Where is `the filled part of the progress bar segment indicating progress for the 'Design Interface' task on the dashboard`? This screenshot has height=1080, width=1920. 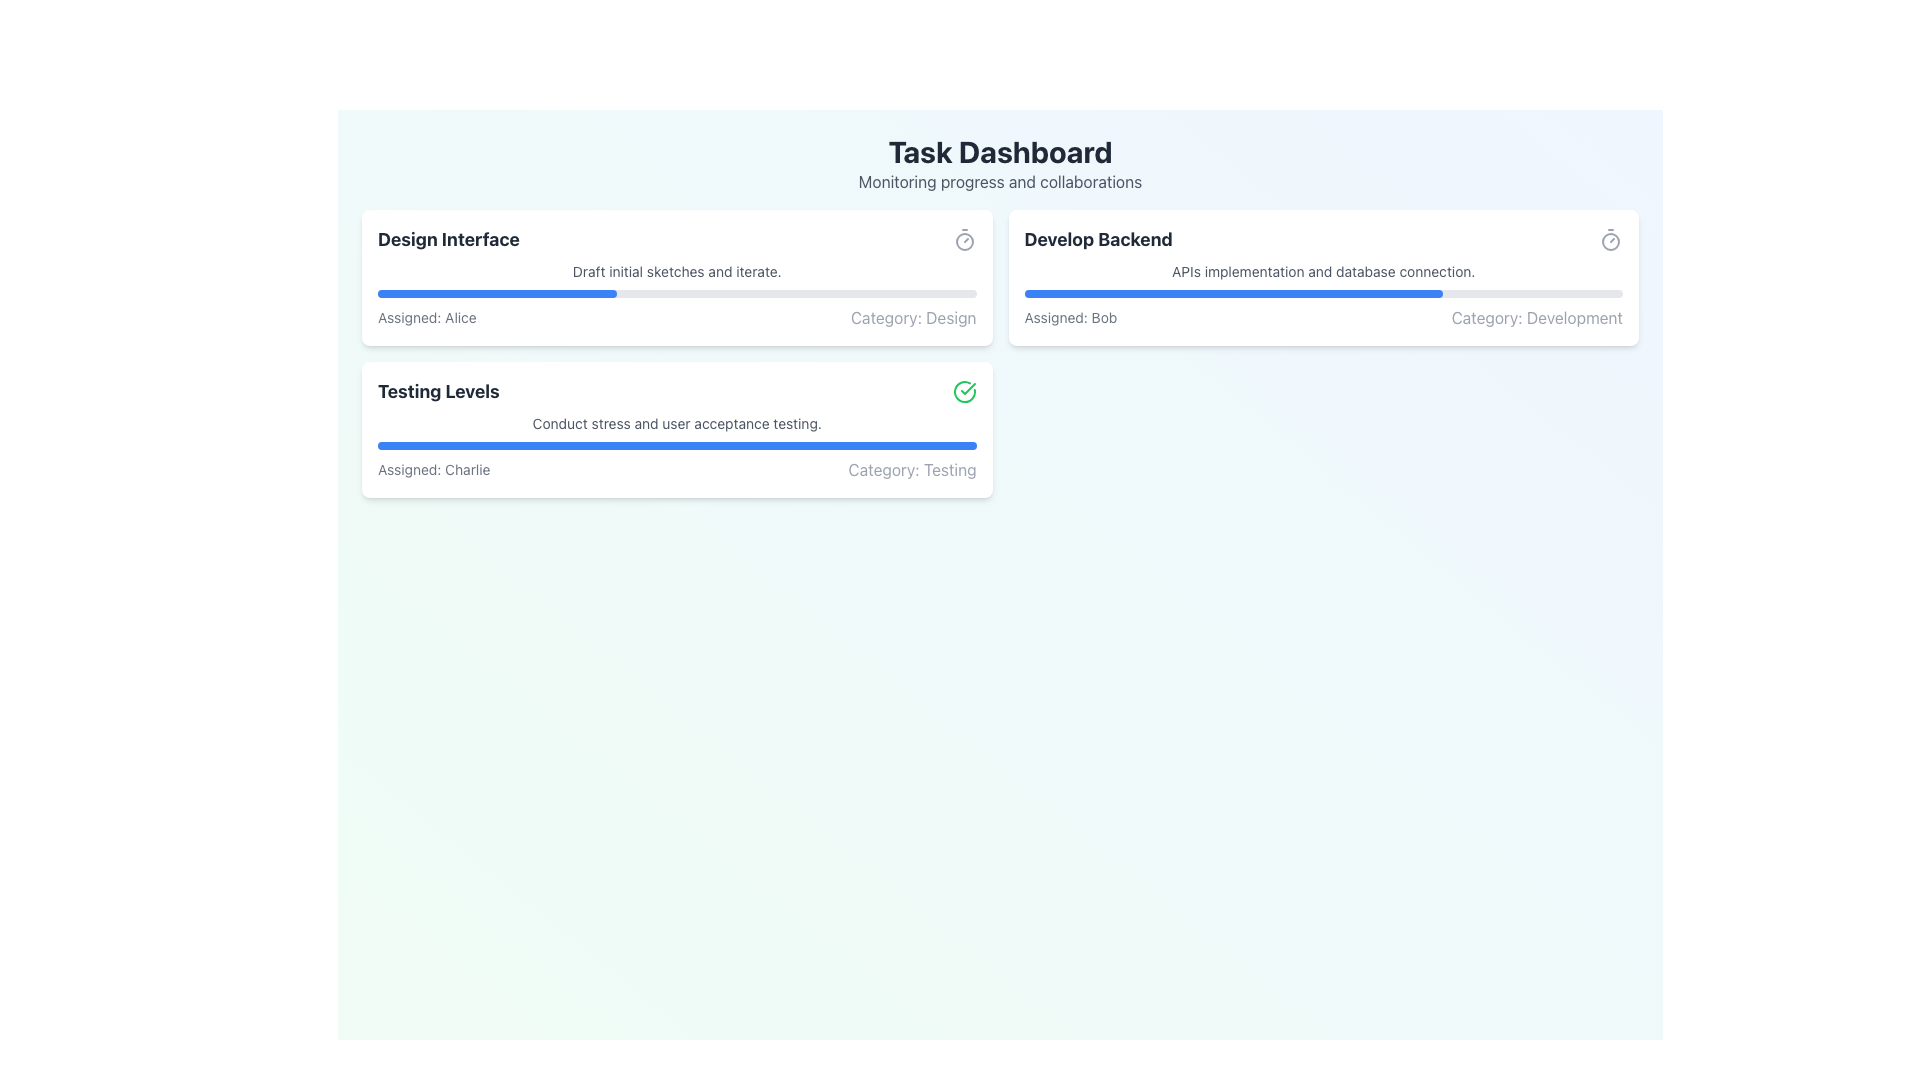
the filled part of the progress bar segment indicating progress for the 'Design Interface' task on the dashboard is located at coordinates (497, 293).